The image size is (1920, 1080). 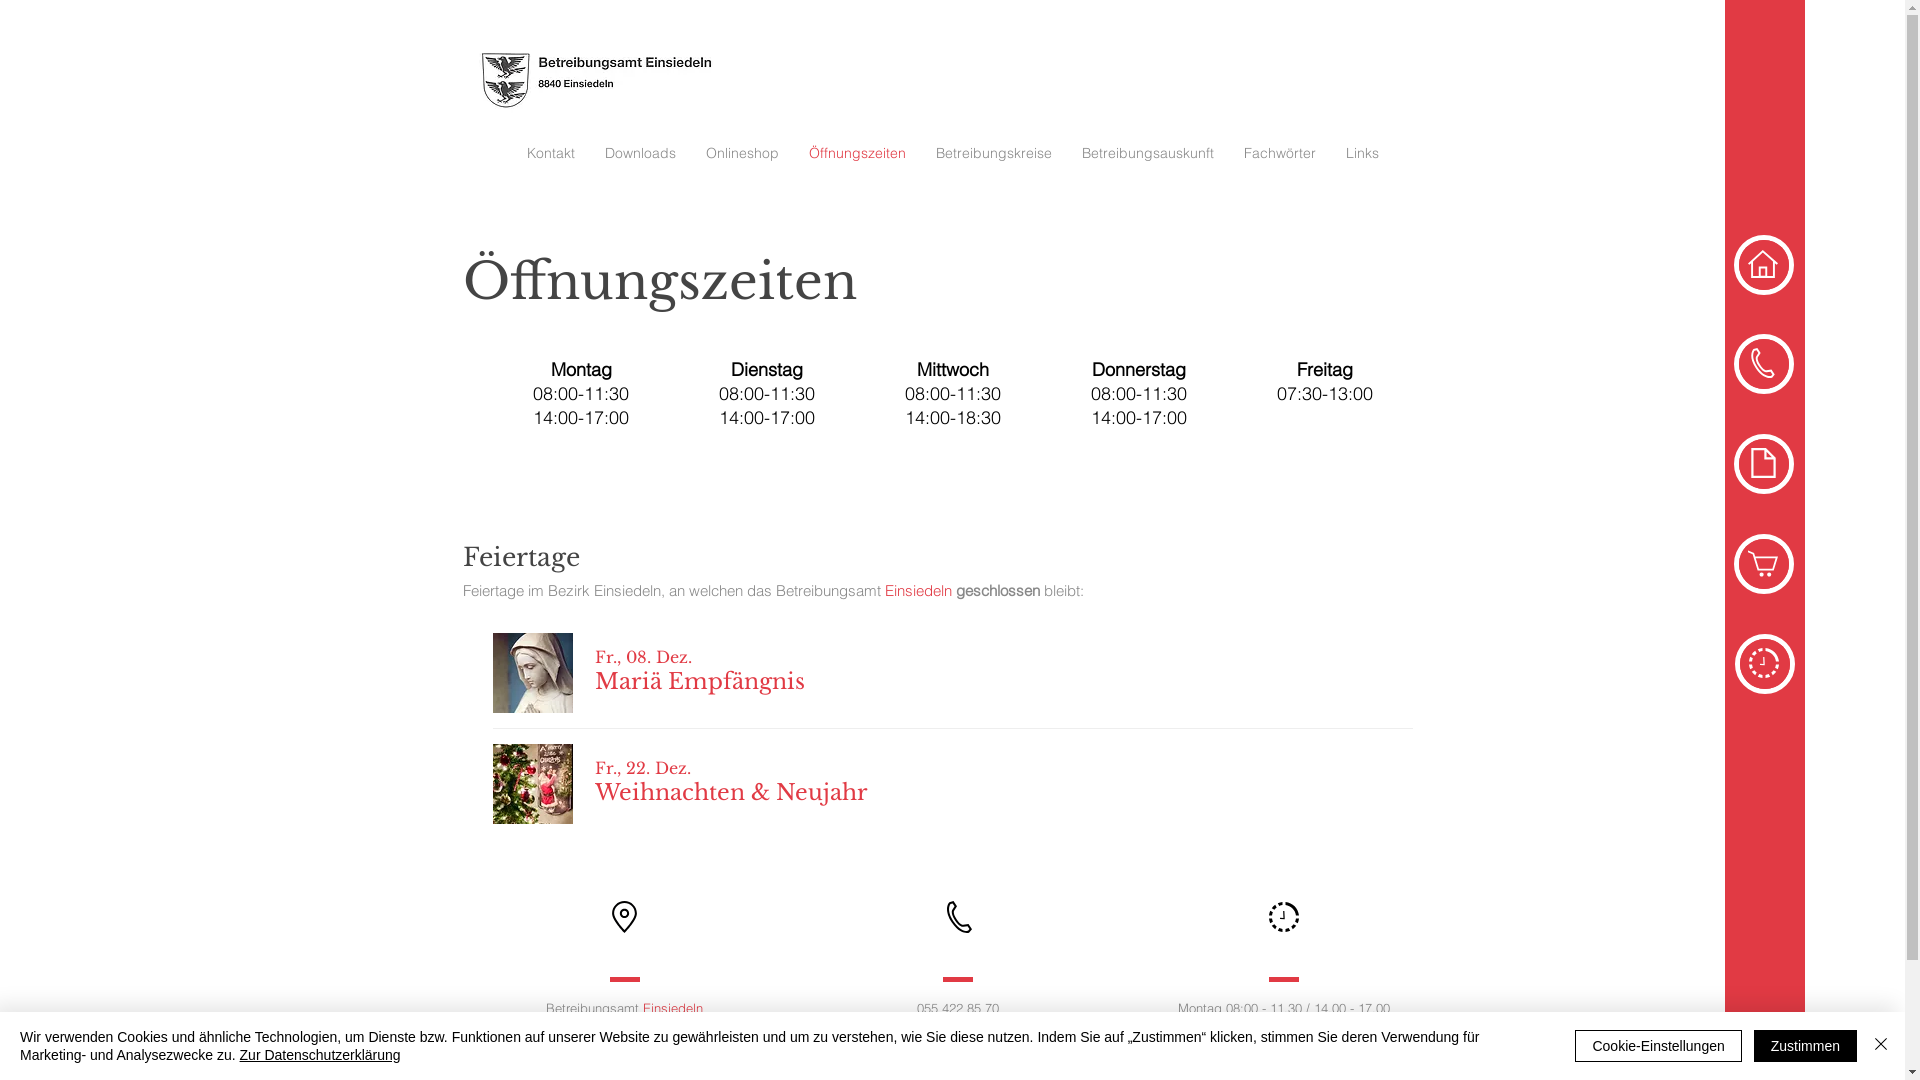 What do you see at coordinates (593, 783) in the screenshot?
I see `'Fr., 22. Dez.` at bounding box center [593, 783].